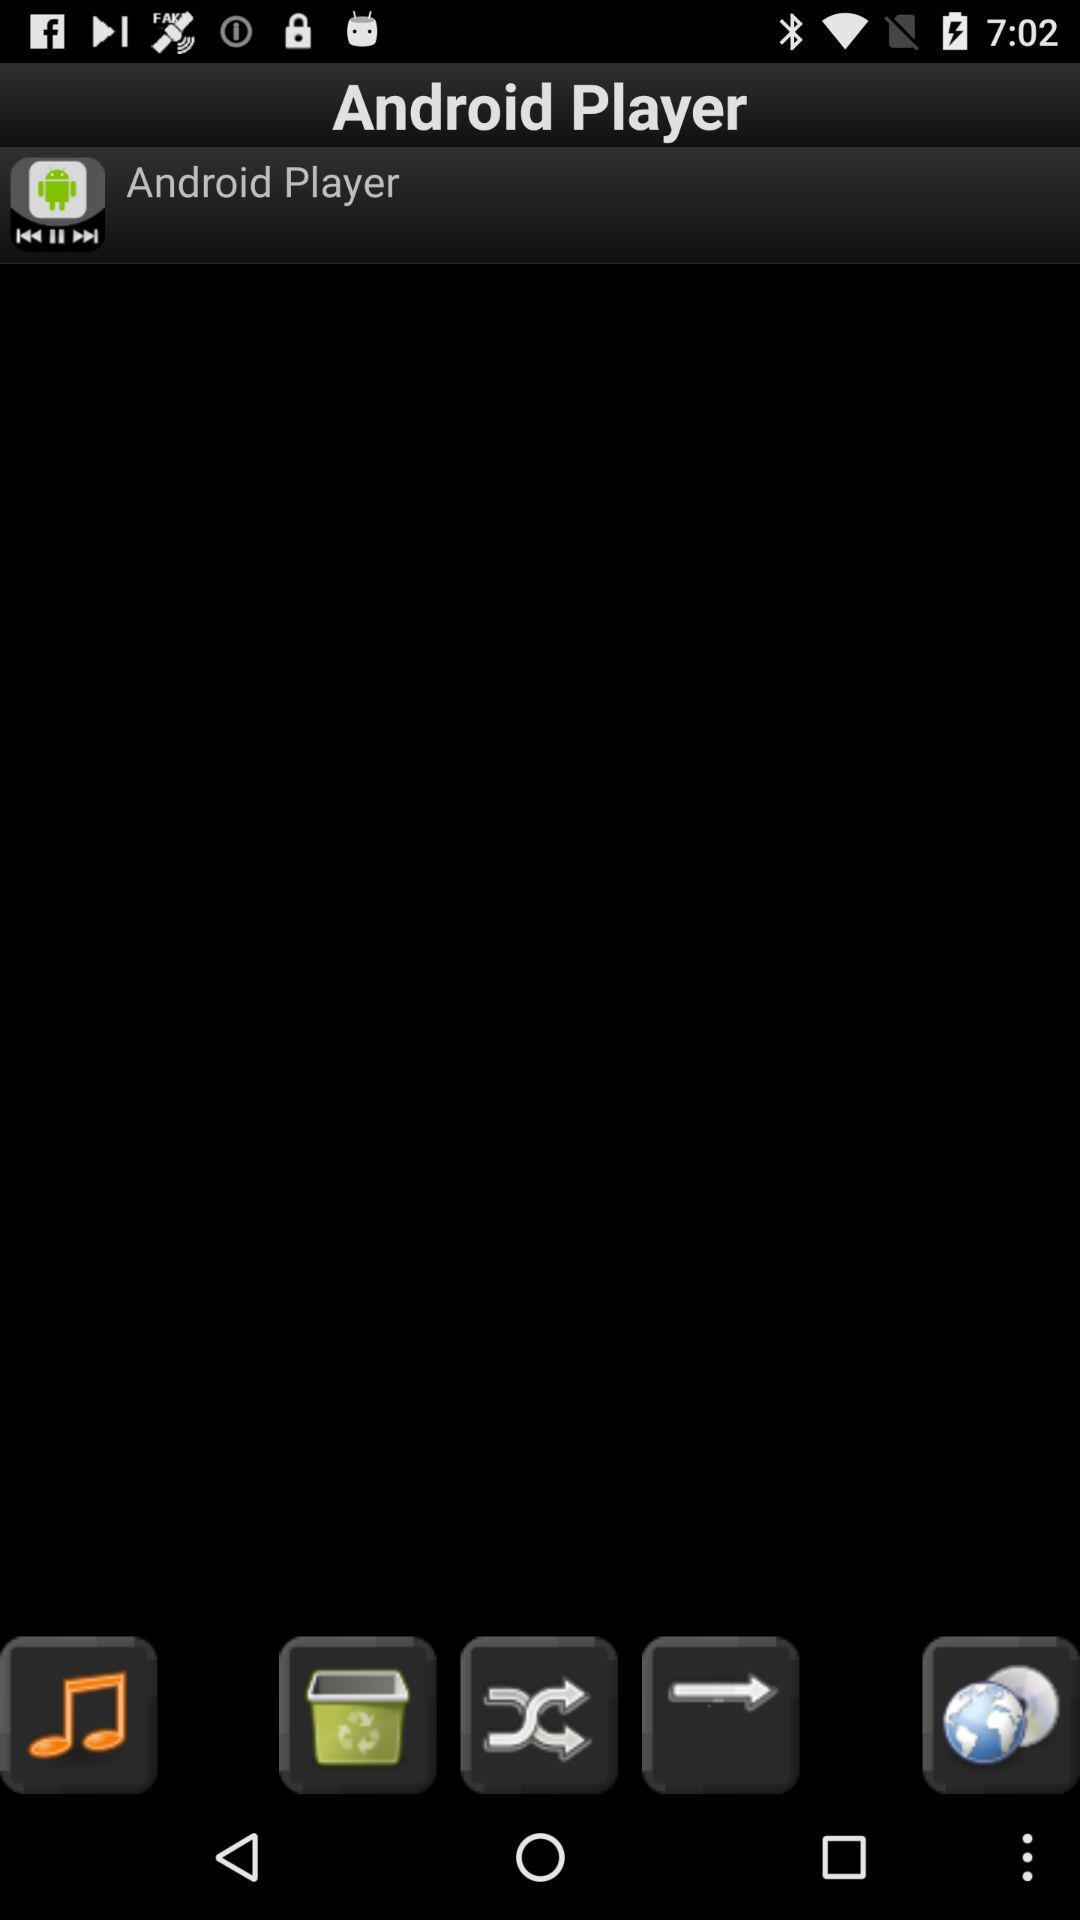 Image resolution: width=1080 pixels, height=1920 pixels. I want to click on the music icon, so click(77, 1835).